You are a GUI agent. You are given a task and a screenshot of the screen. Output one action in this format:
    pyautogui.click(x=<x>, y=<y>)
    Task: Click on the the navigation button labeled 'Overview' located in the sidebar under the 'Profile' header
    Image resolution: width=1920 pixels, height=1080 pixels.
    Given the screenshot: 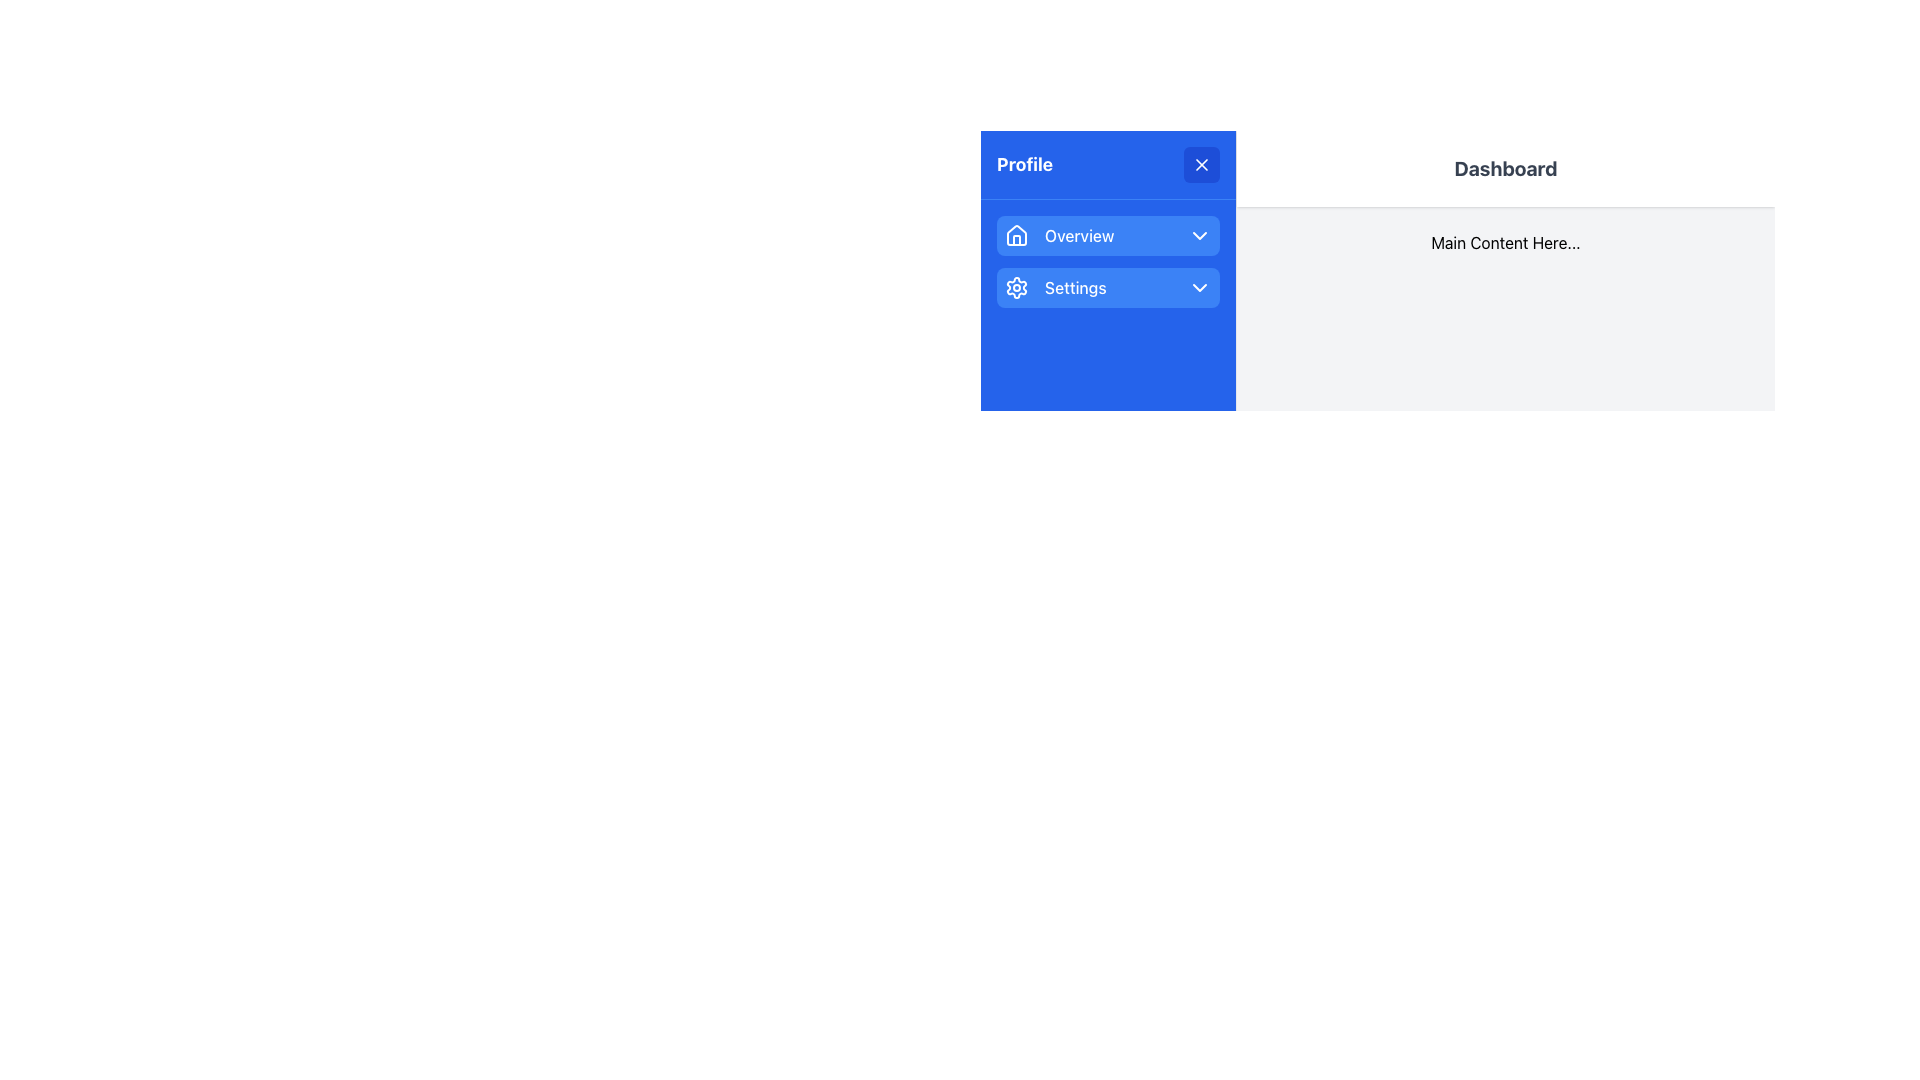 What is the action you would take?
    pyautogui.click(x=1107, y=234)
    